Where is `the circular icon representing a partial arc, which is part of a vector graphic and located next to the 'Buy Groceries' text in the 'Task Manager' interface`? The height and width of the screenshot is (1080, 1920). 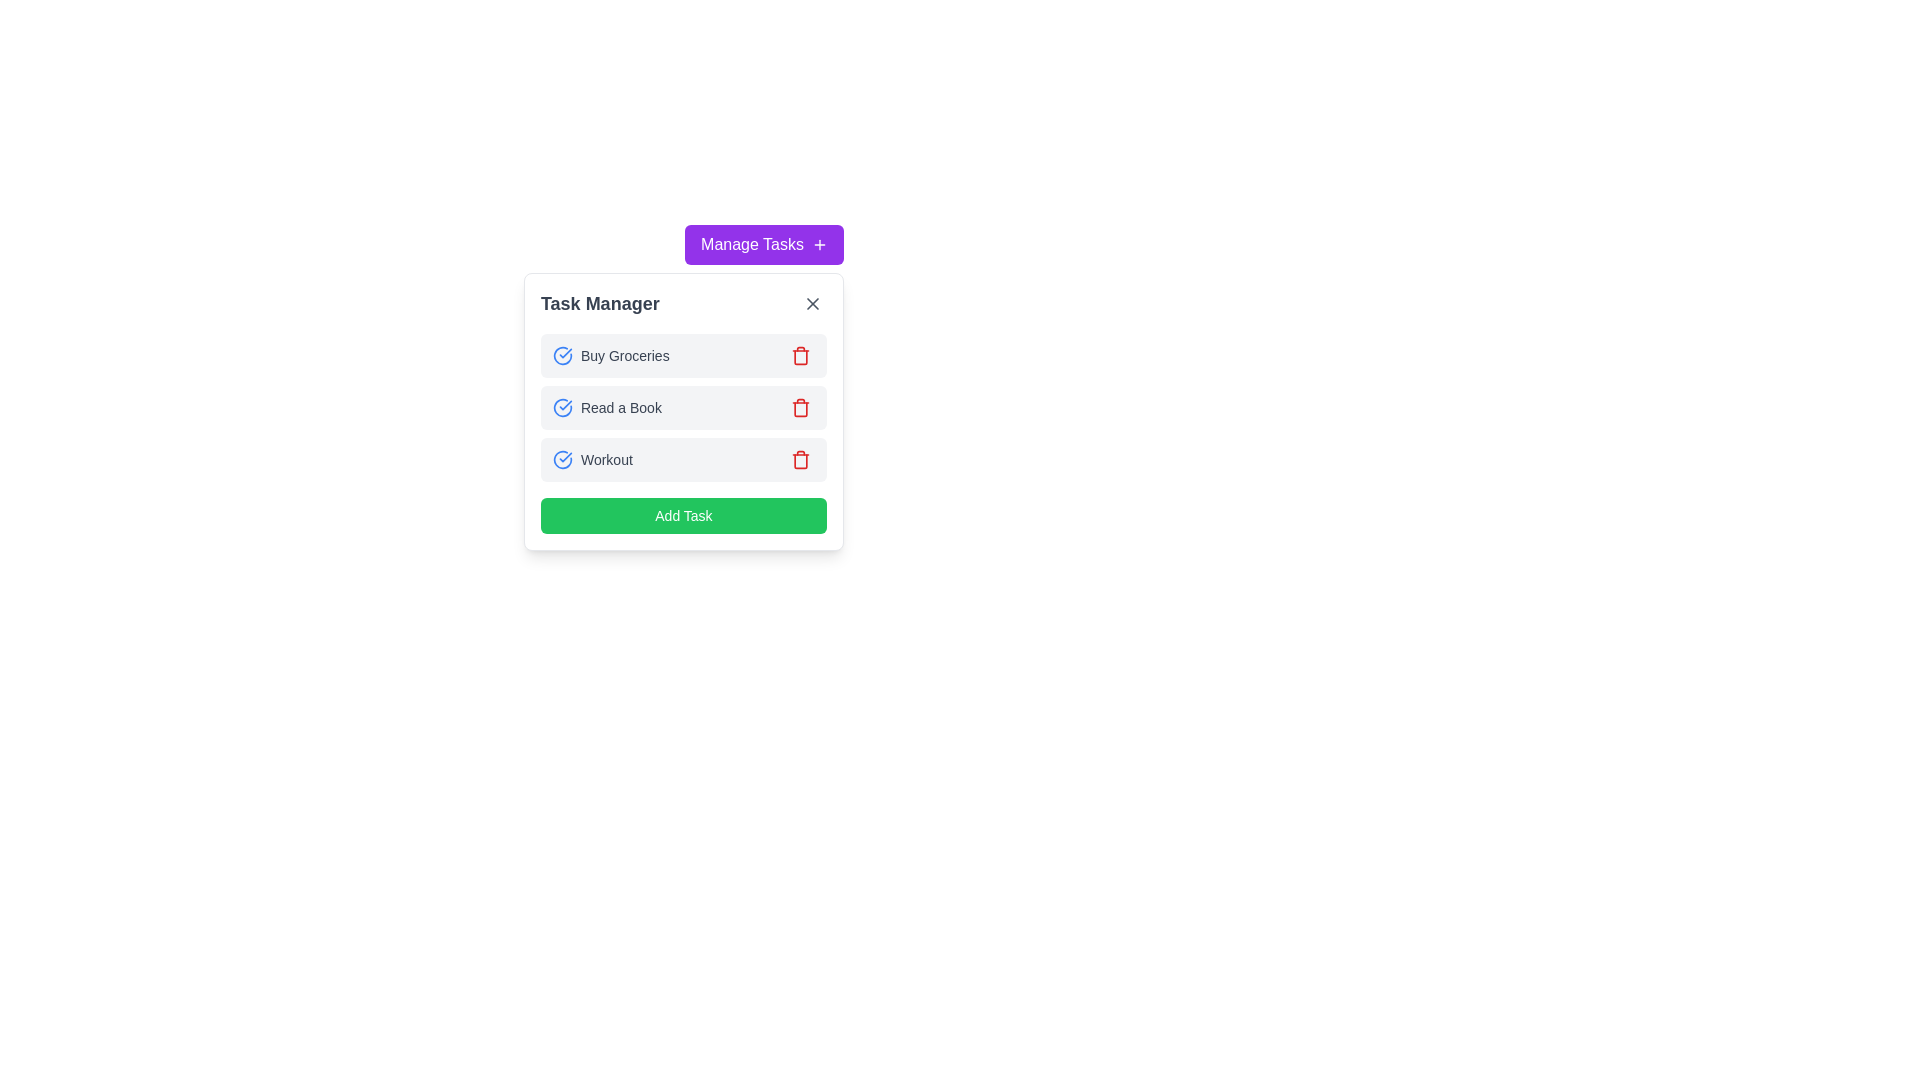 the circular icon representing a partial arc, which is part of a vector graphic and located next to the 'Buy Groceries' text in the 'Task Manager' interface is located at coordinates (561, 354).